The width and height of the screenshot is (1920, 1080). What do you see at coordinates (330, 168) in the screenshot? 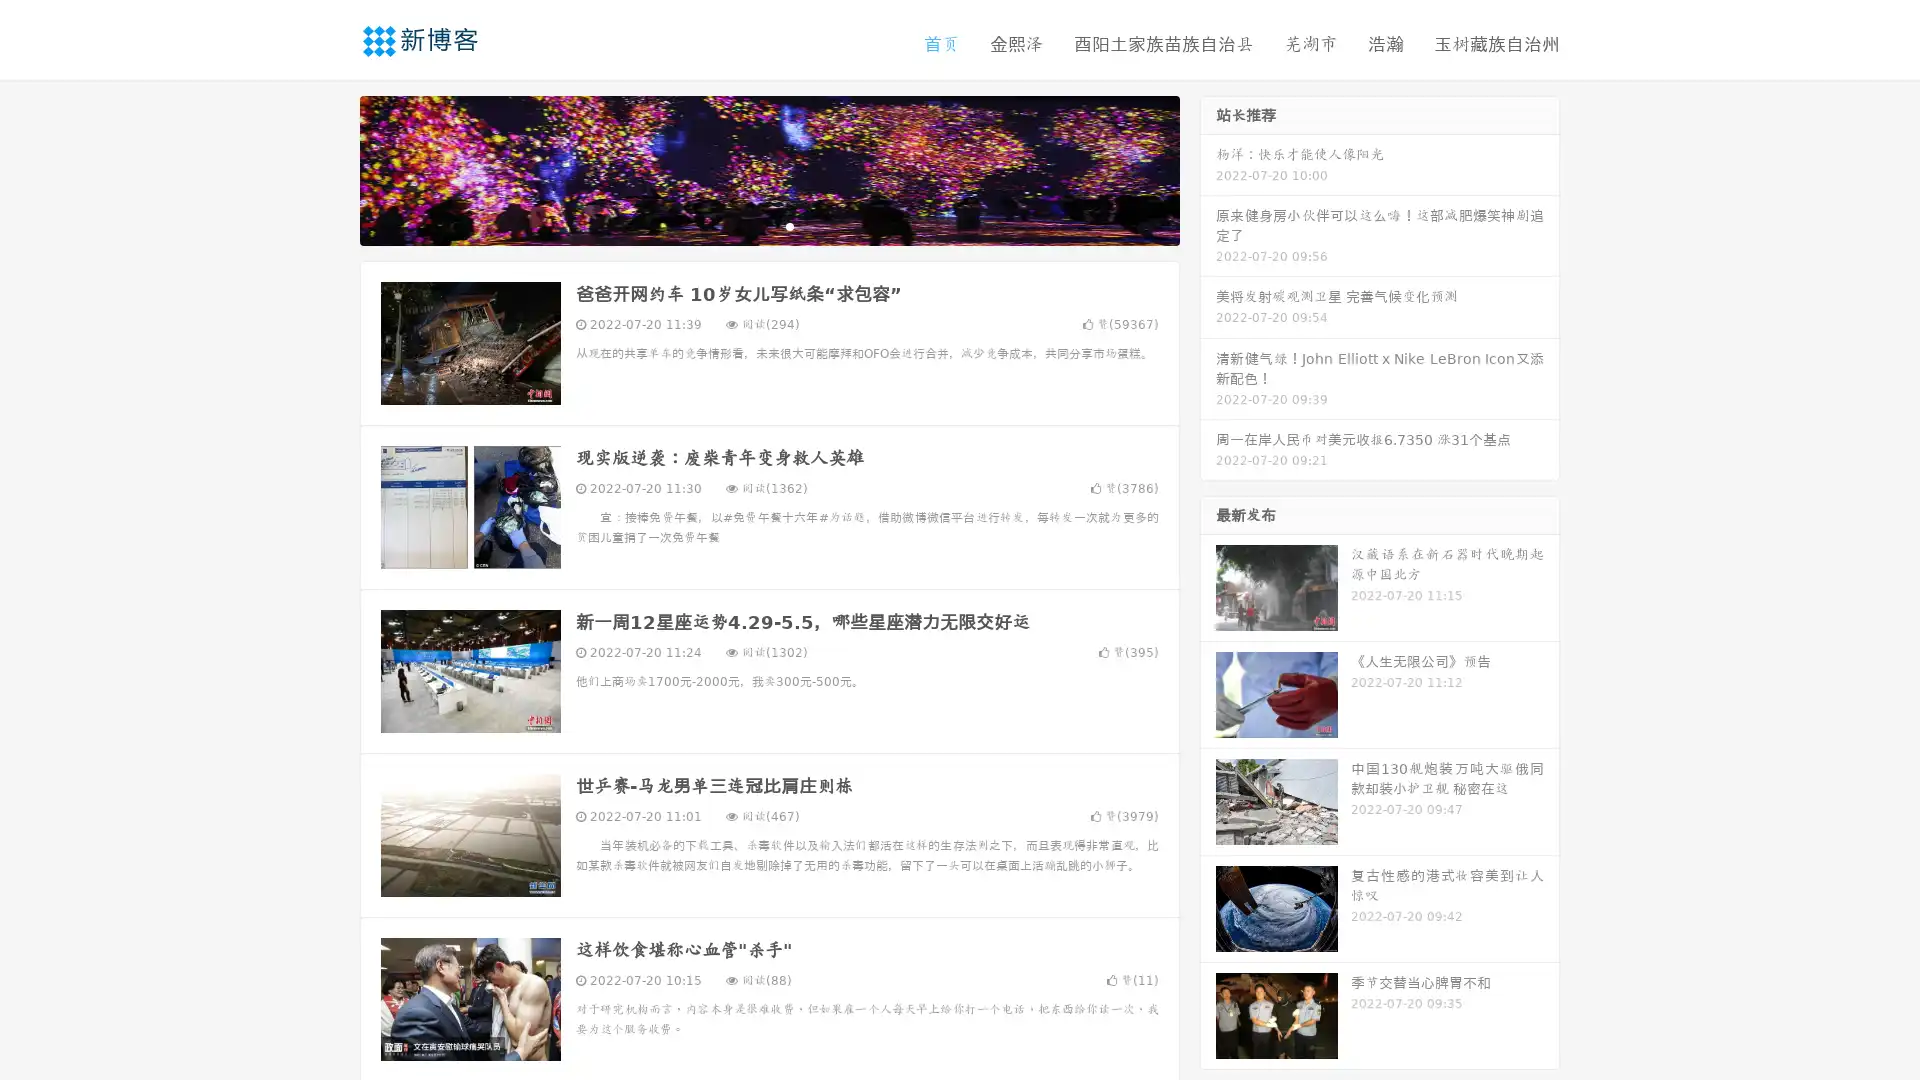
I see `Previous slide` at bounding box center [330, 168].